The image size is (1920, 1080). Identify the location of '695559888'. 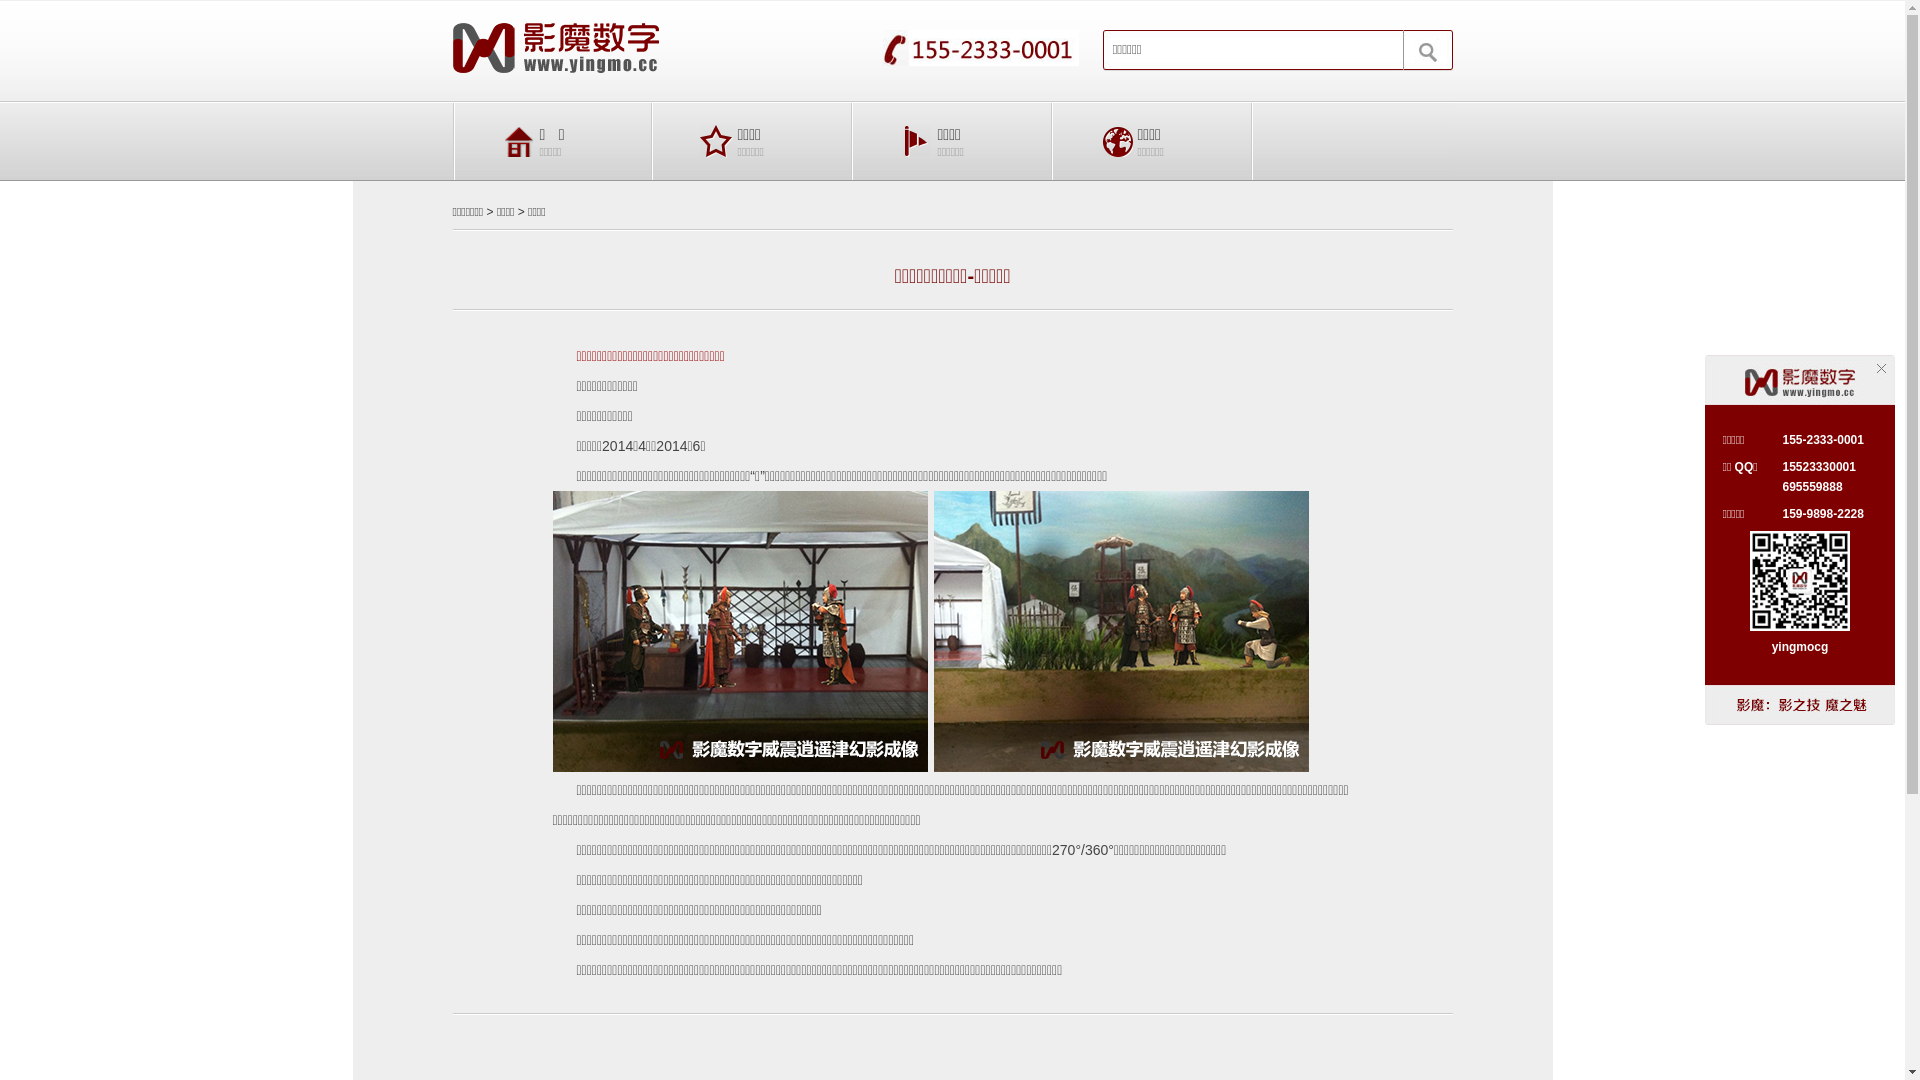
(1811, 486).